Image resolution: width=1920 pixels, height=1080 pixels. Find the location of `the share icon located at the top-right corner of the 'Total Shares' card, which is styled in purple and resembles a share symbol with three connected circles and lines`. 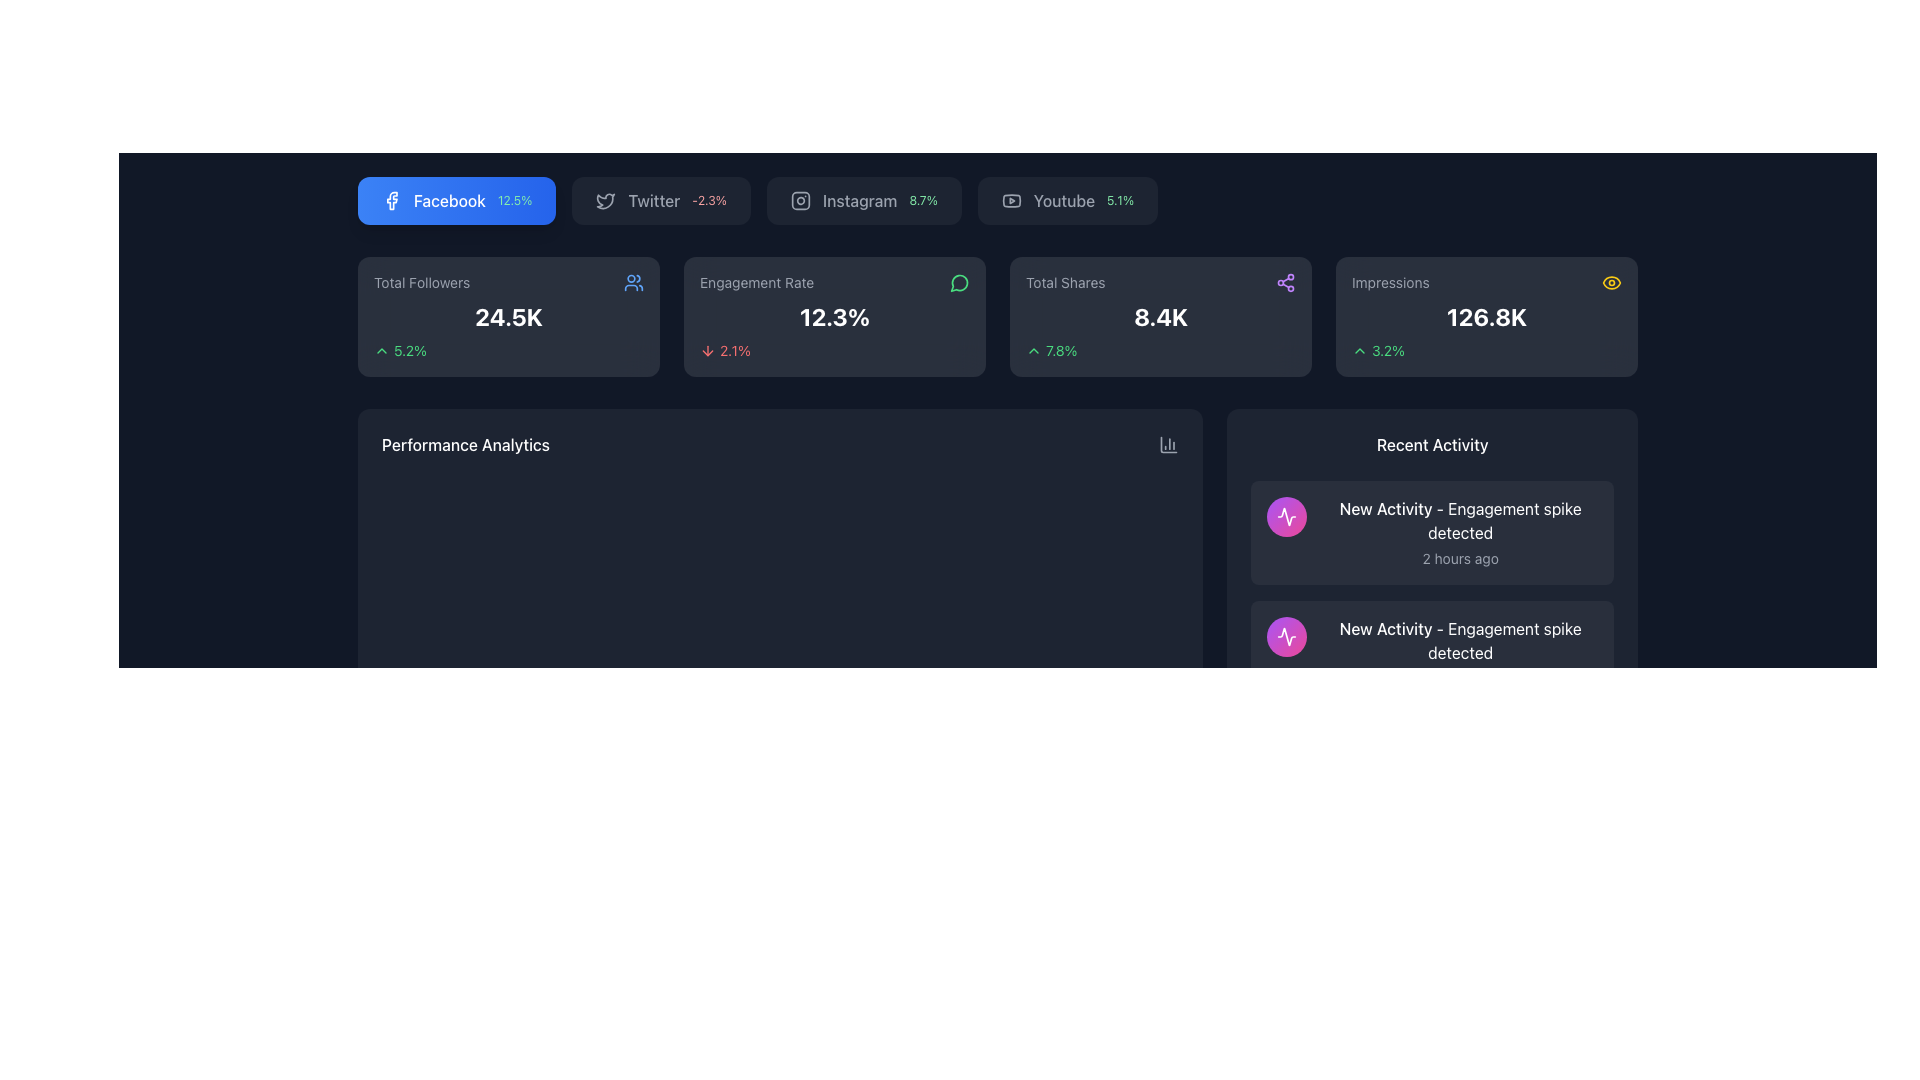

the share icon located at the top-right corner of the 'Total Shares' card, which is styled in purple and resembles a share symbol with three connected circles and lines is located at coordinates (1286, 282).